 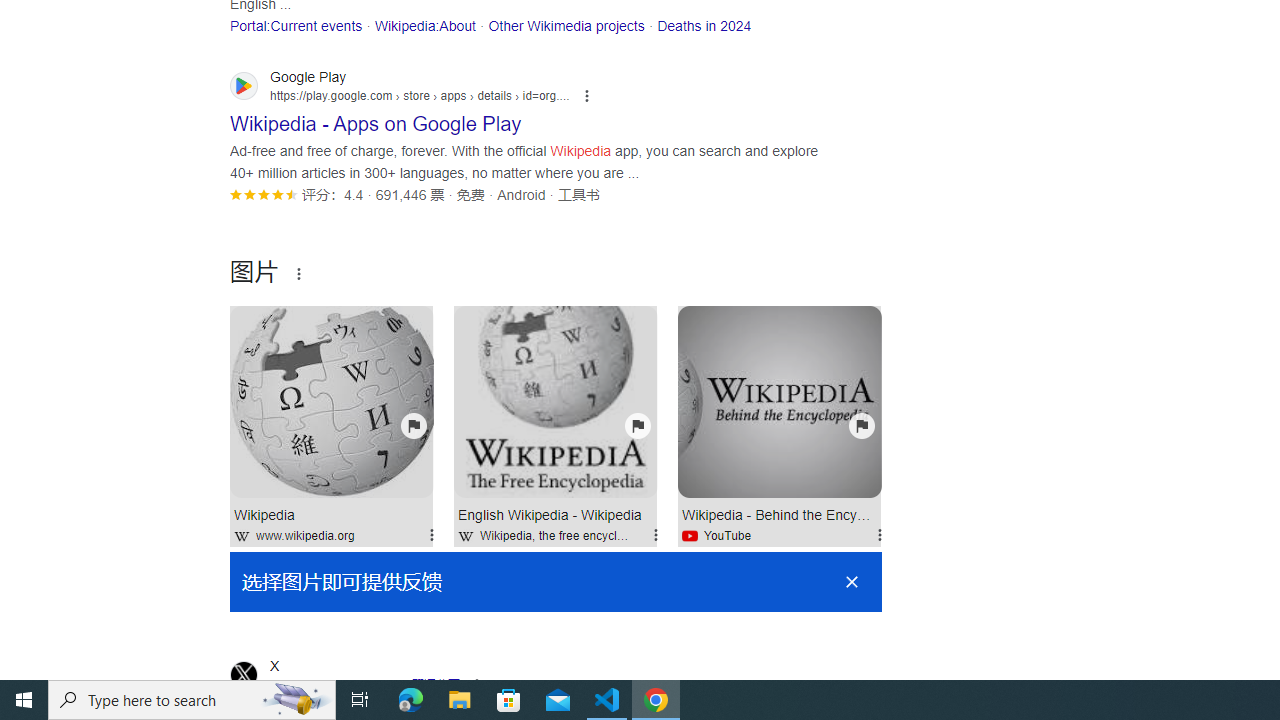 What do you see at coordinates (565, 25) in the screenshot?
I see `'Other Wikimedia projects'` at bounding box center [565, 25].